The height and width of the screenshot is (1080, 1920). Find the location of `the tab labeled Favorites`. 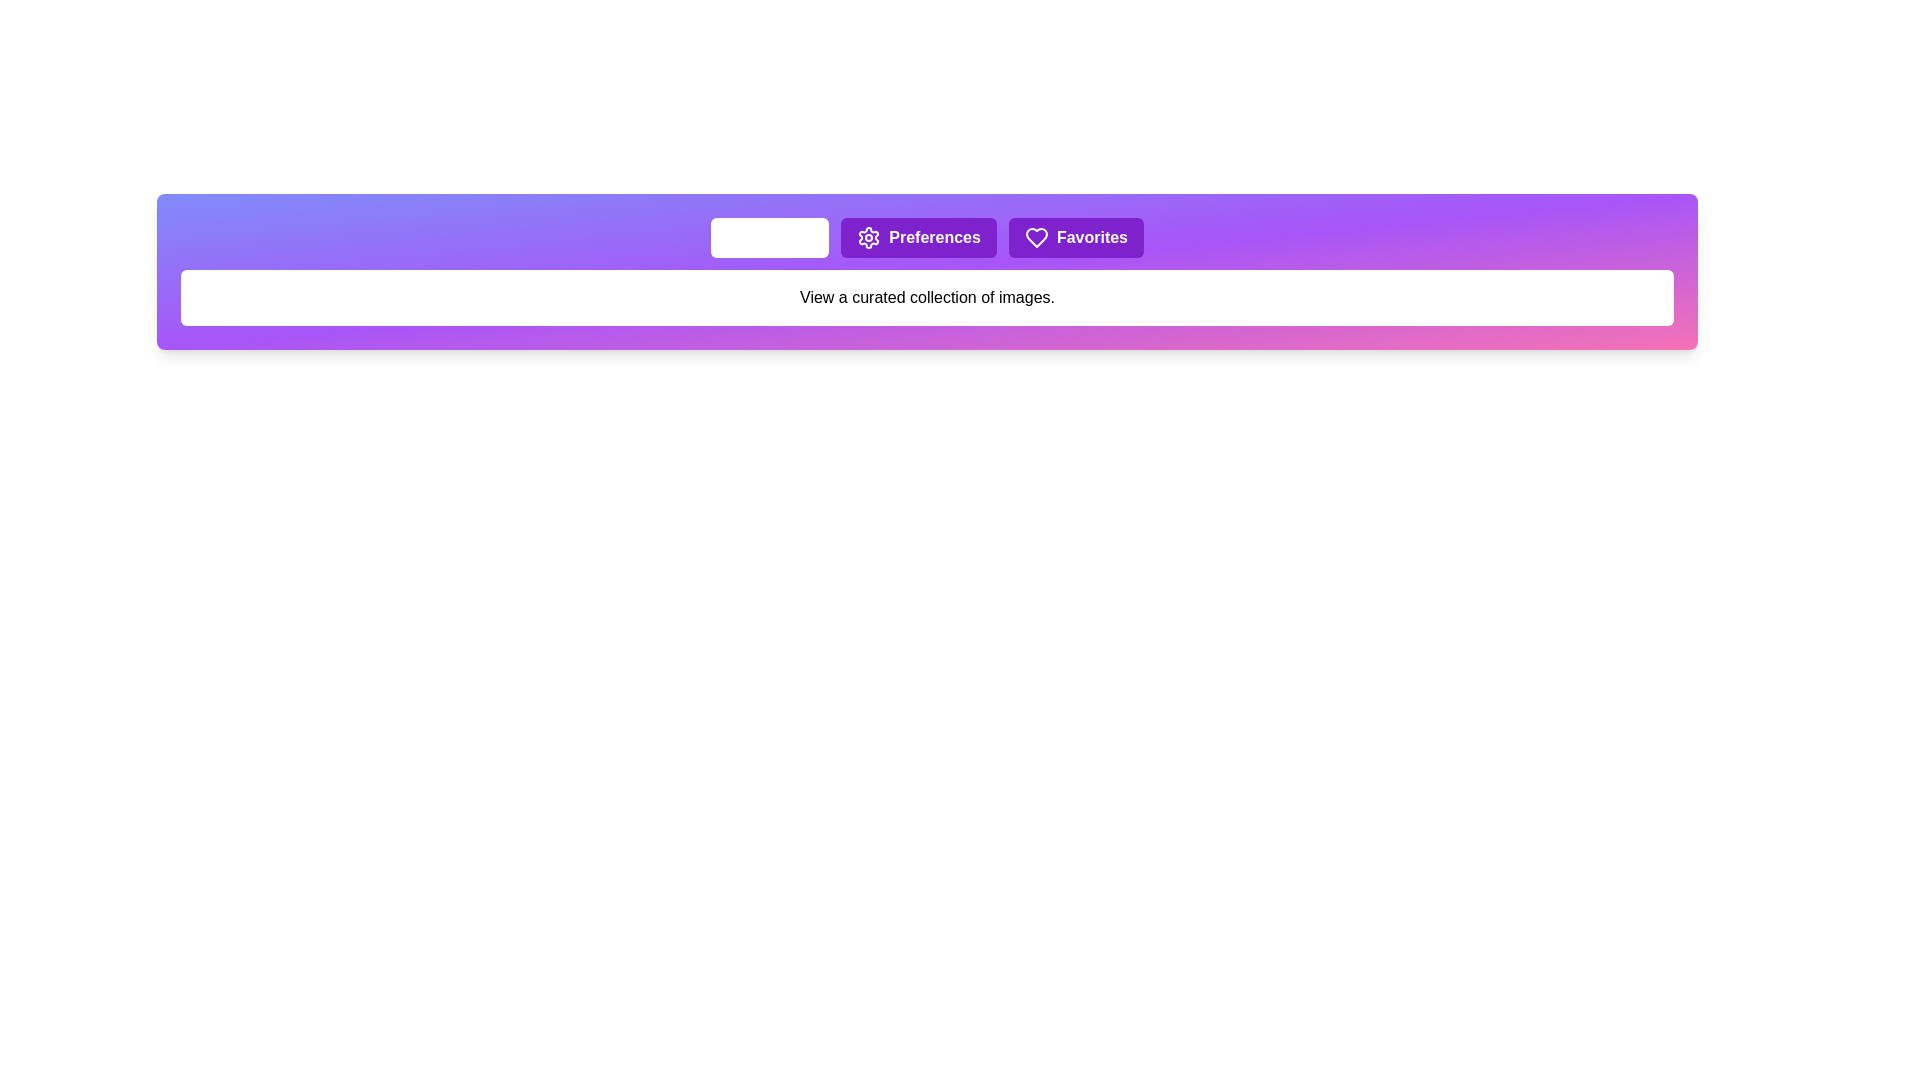

the tab labeled Favorites is located at coordinates (1074, 237).